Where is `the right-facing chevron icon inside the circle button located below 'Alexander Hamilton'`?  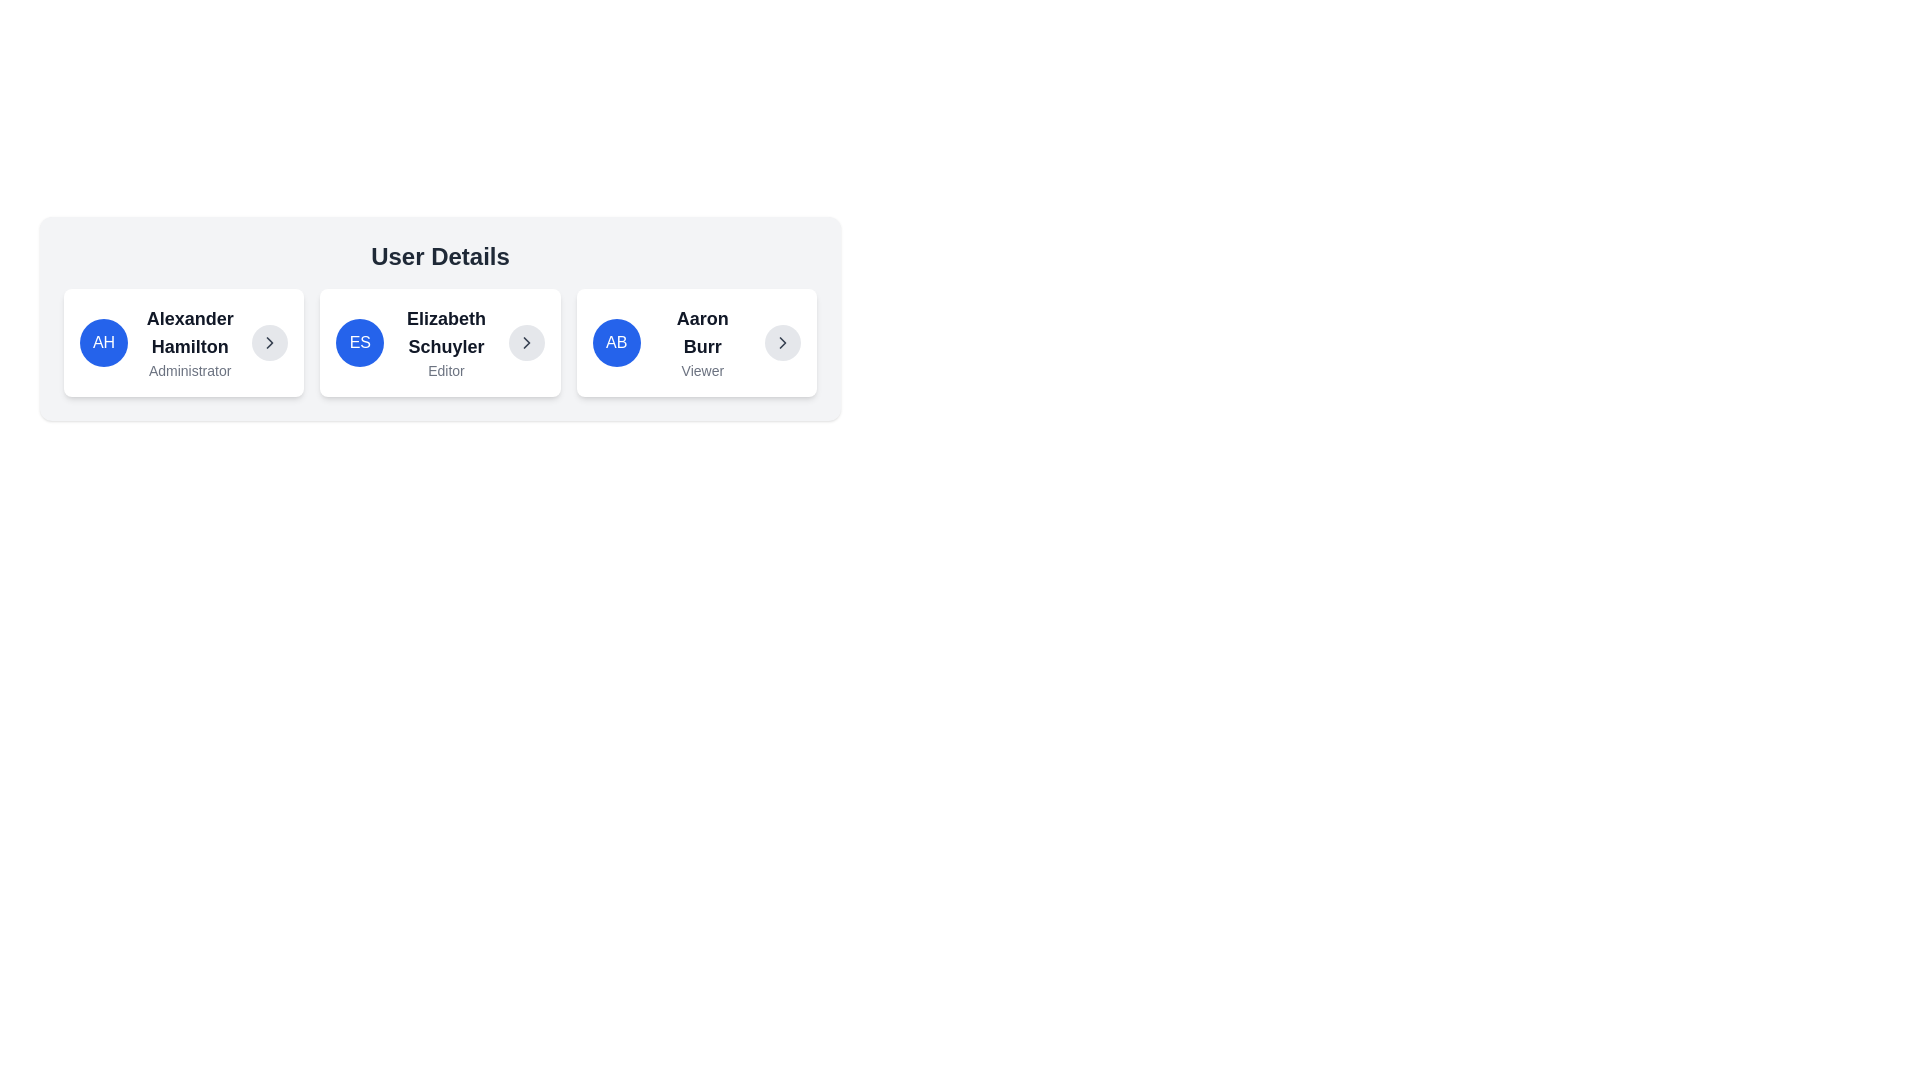 the right-facing chevron icon inside the circle button located below 'Alexander Hamilton' is located at coordinates (269, 342).